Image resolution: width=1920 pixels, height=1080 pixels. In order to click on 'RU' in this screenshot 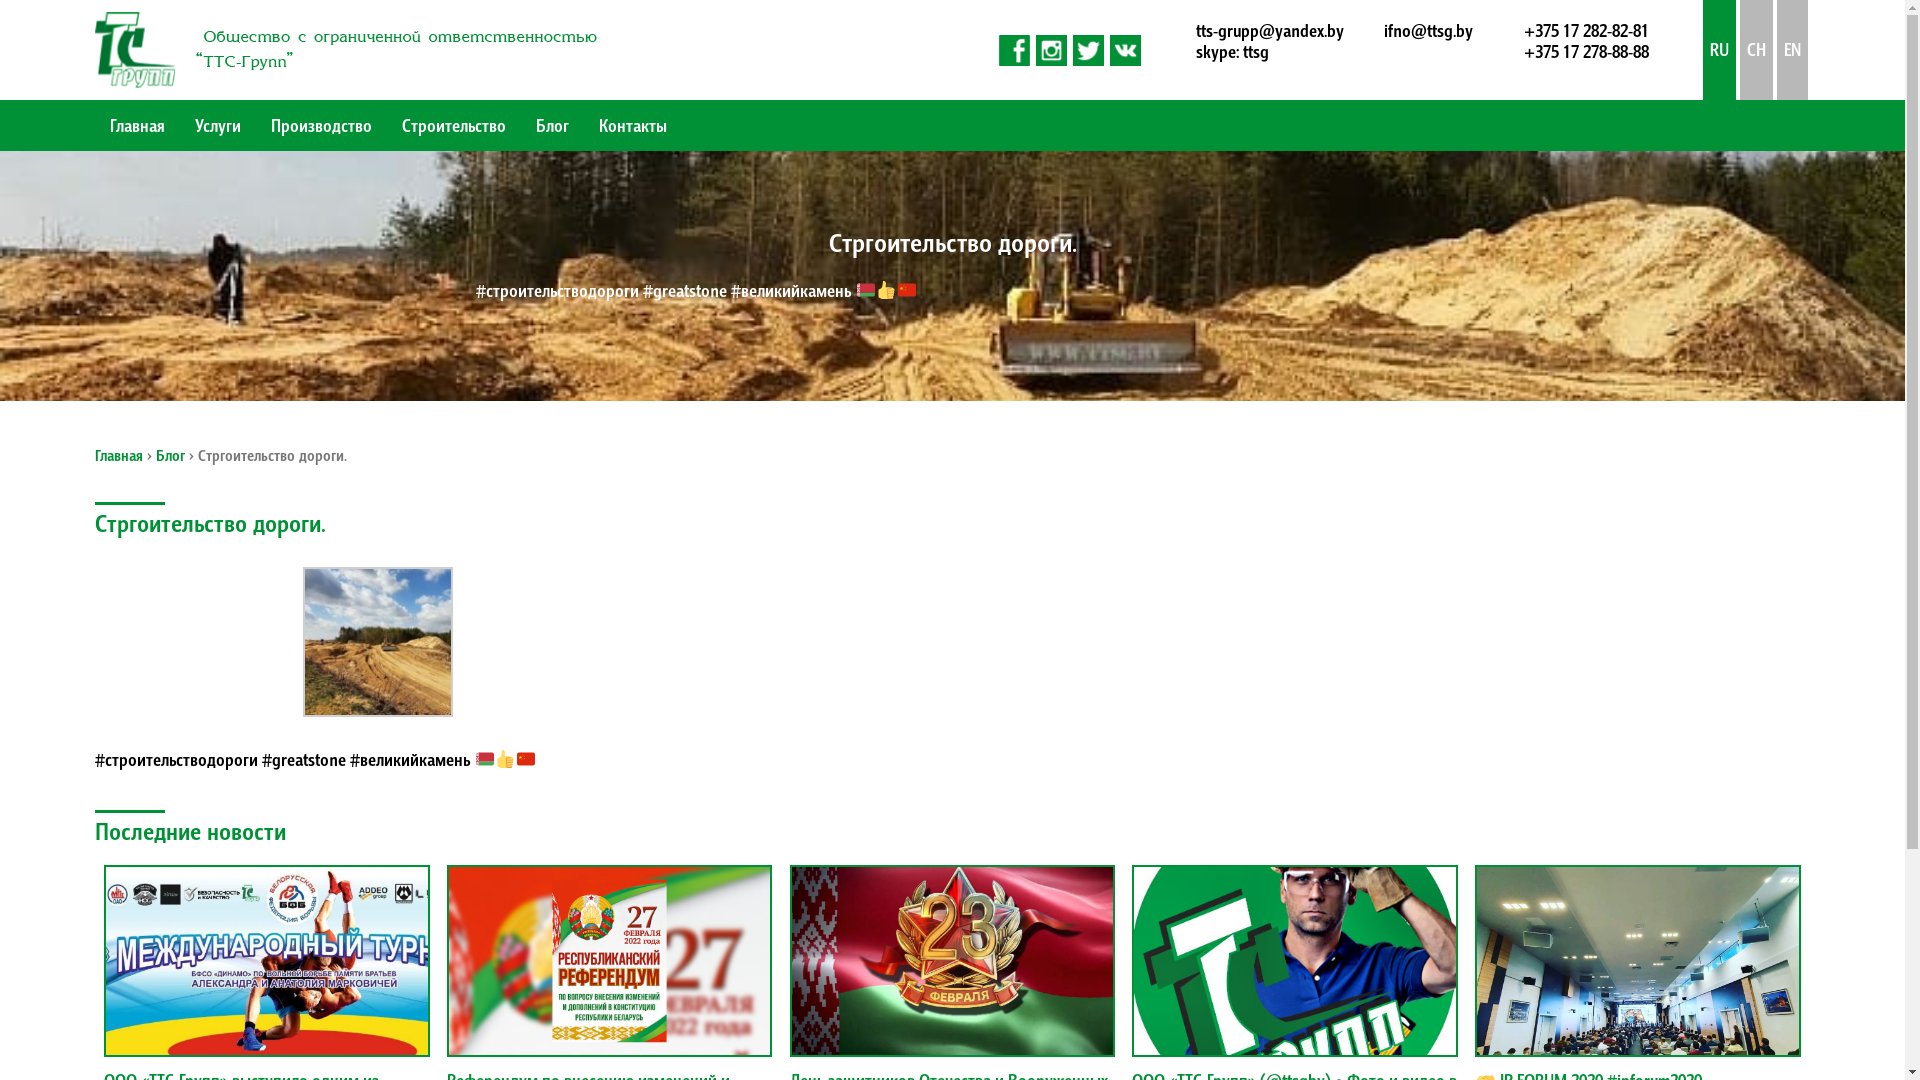, I will do `click(1718, 49)`.